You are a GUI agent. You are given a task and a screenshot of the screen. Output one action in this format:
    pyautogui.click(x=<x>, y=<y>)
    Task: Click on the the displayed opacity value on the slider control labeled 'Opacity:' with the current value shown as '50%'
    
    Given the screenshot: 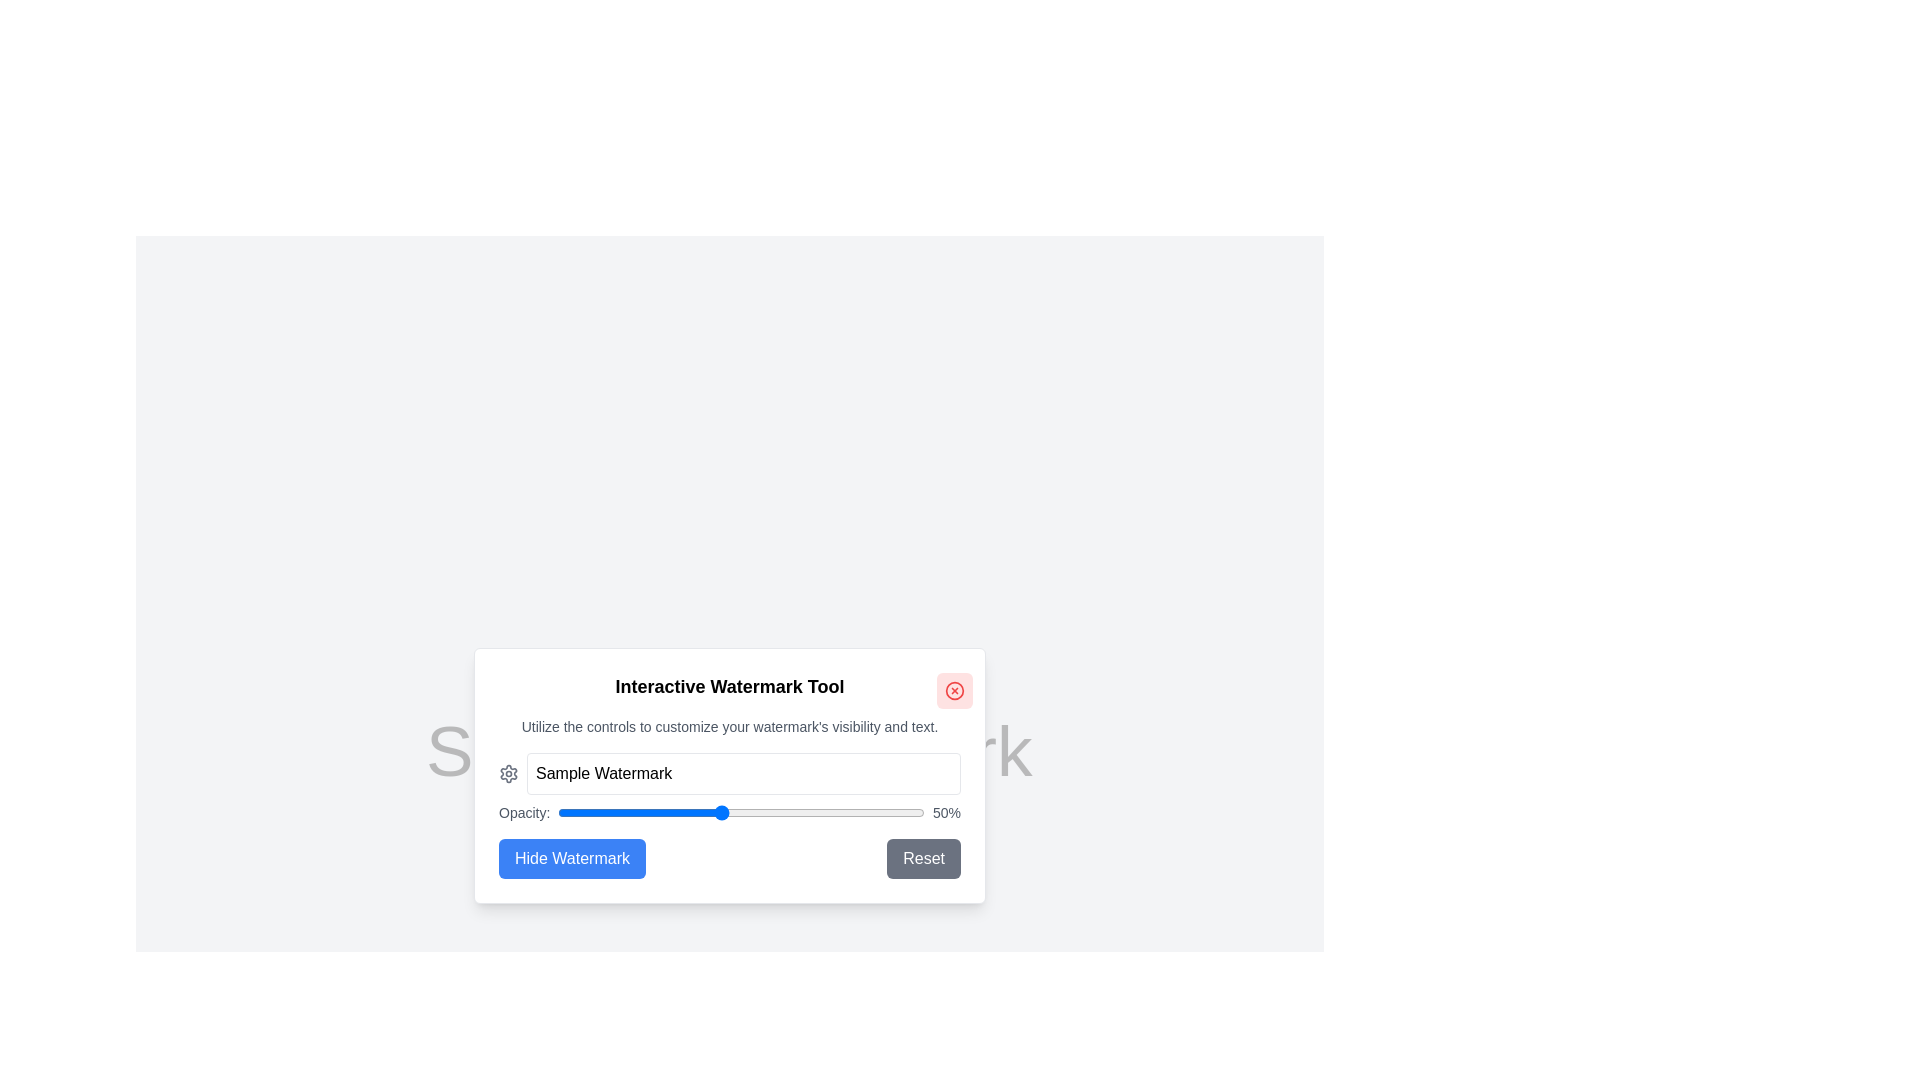 What is the action you would take?
    pyautogui.click(x=728, y=813)
    